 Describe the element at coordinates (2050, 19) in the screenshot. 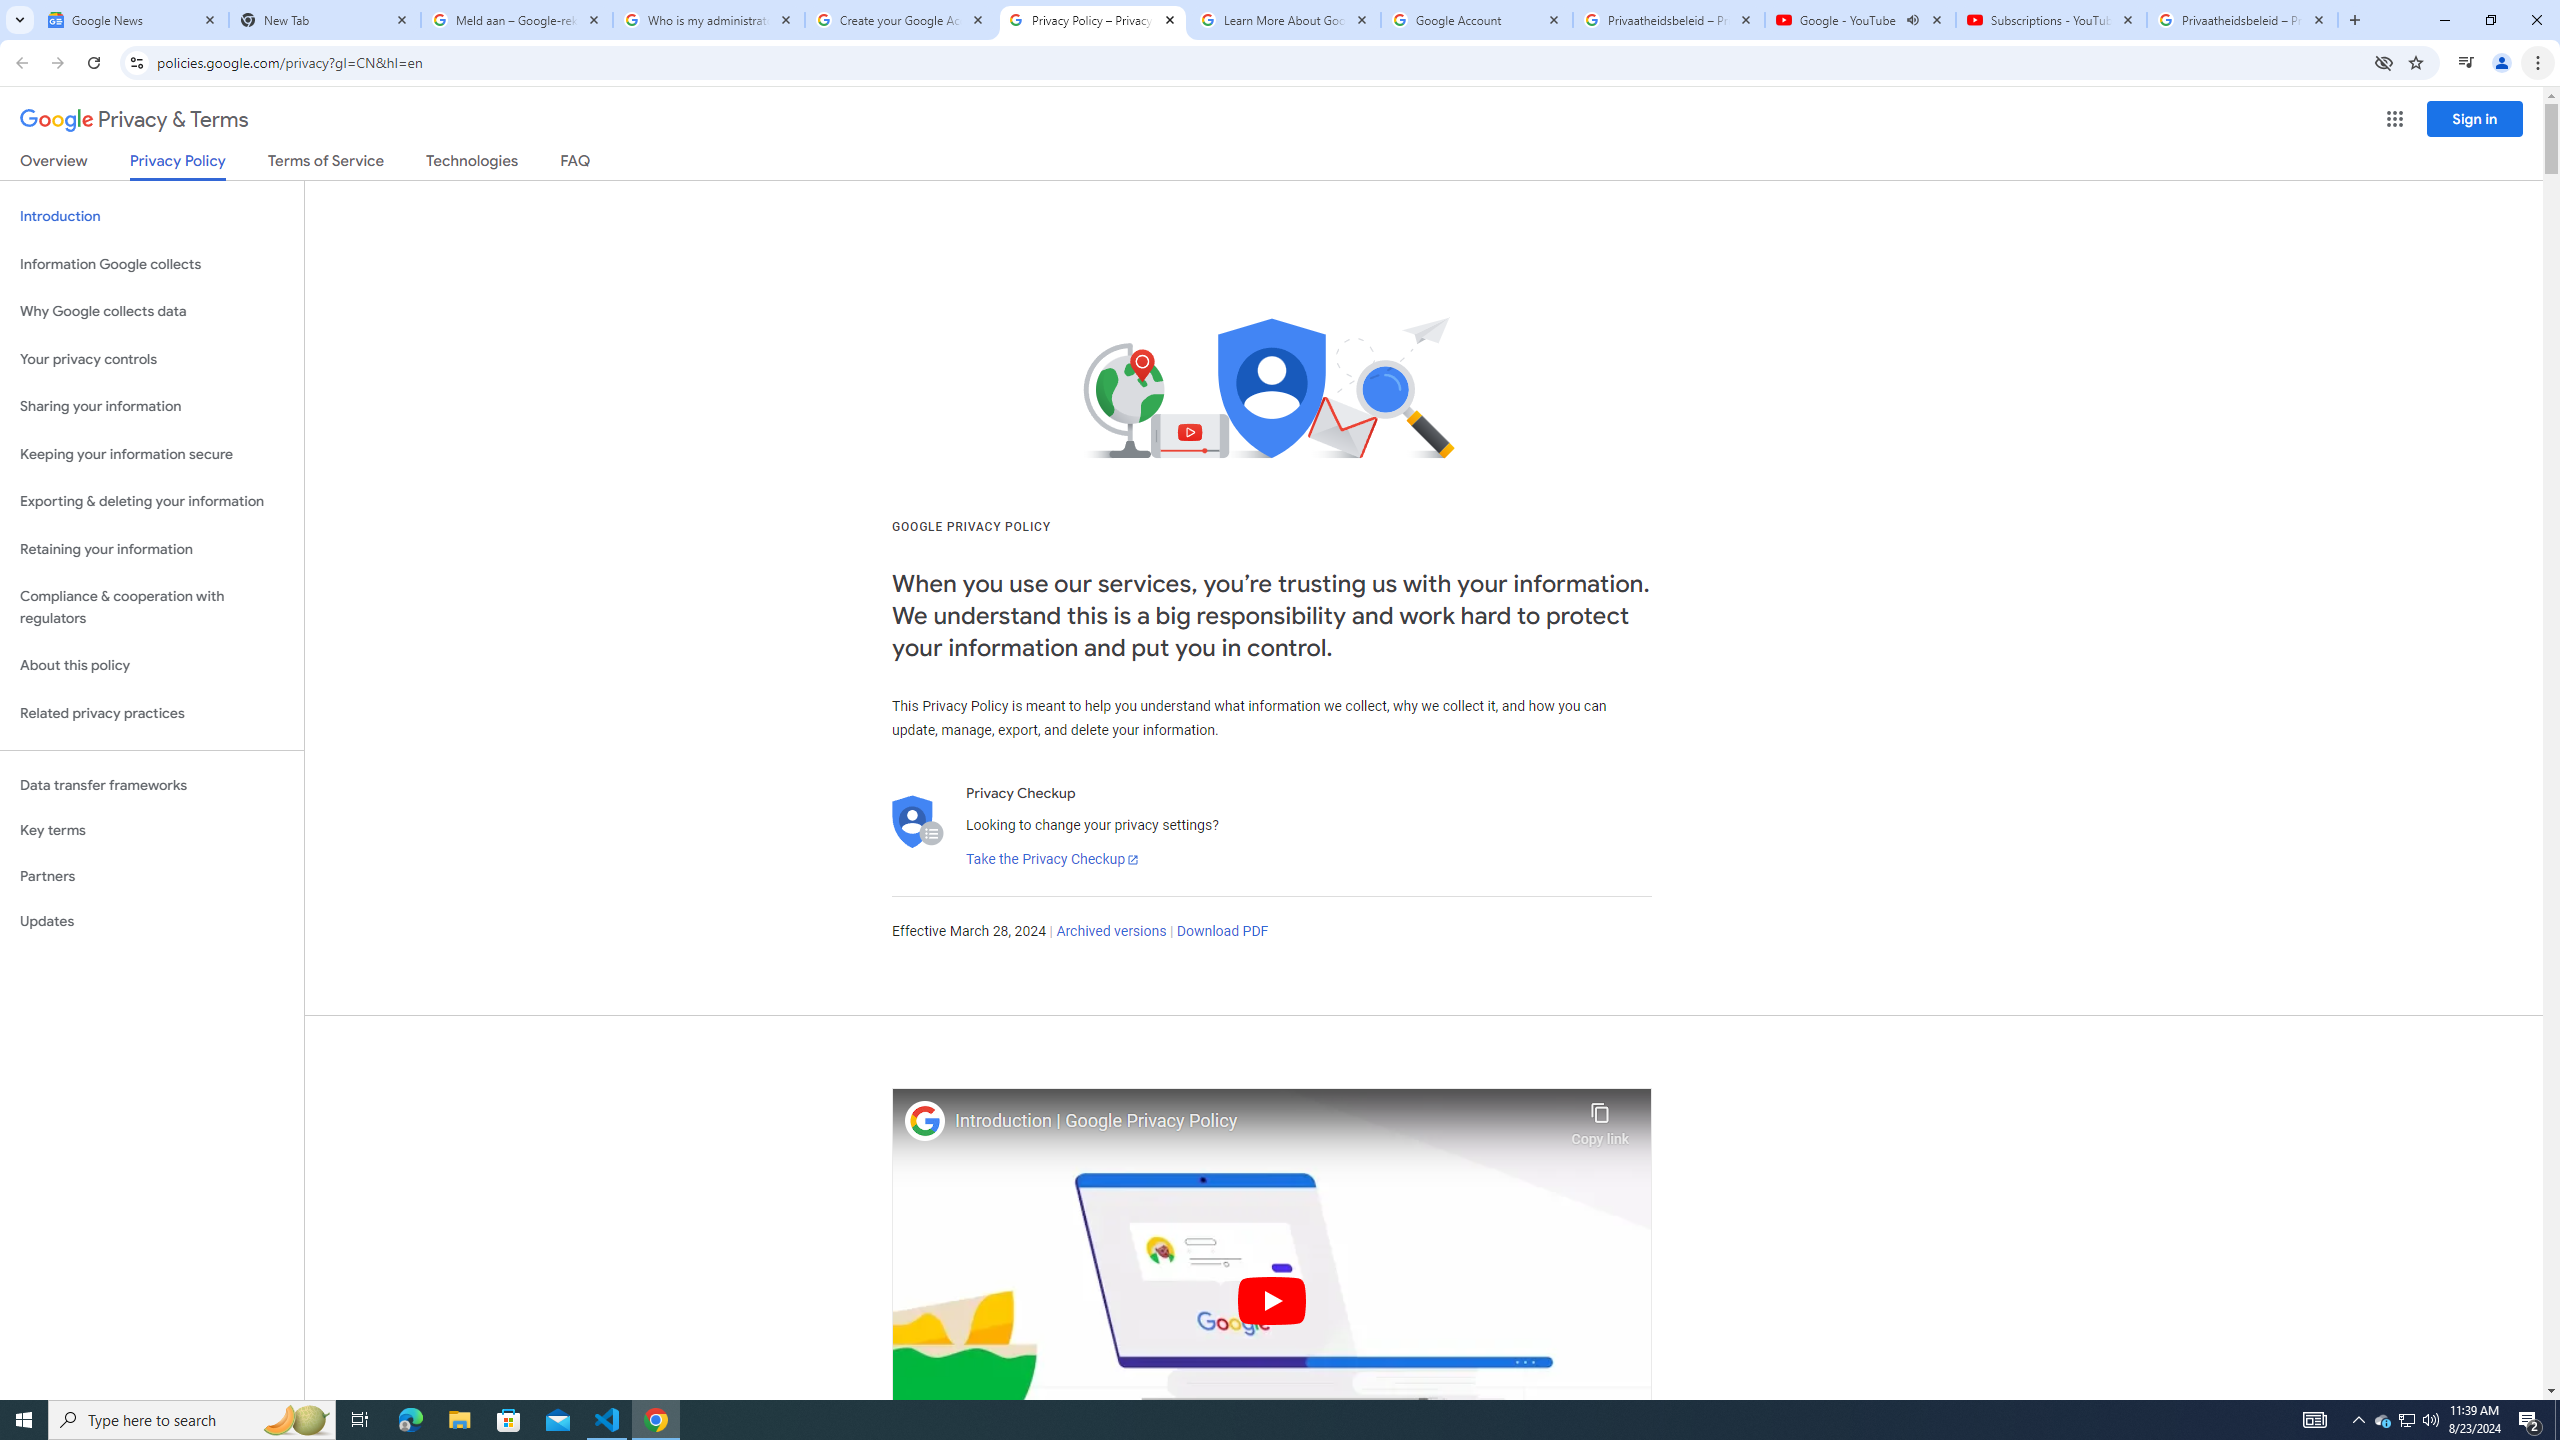

I see `'Subscriptions - YouTube'` at that location.